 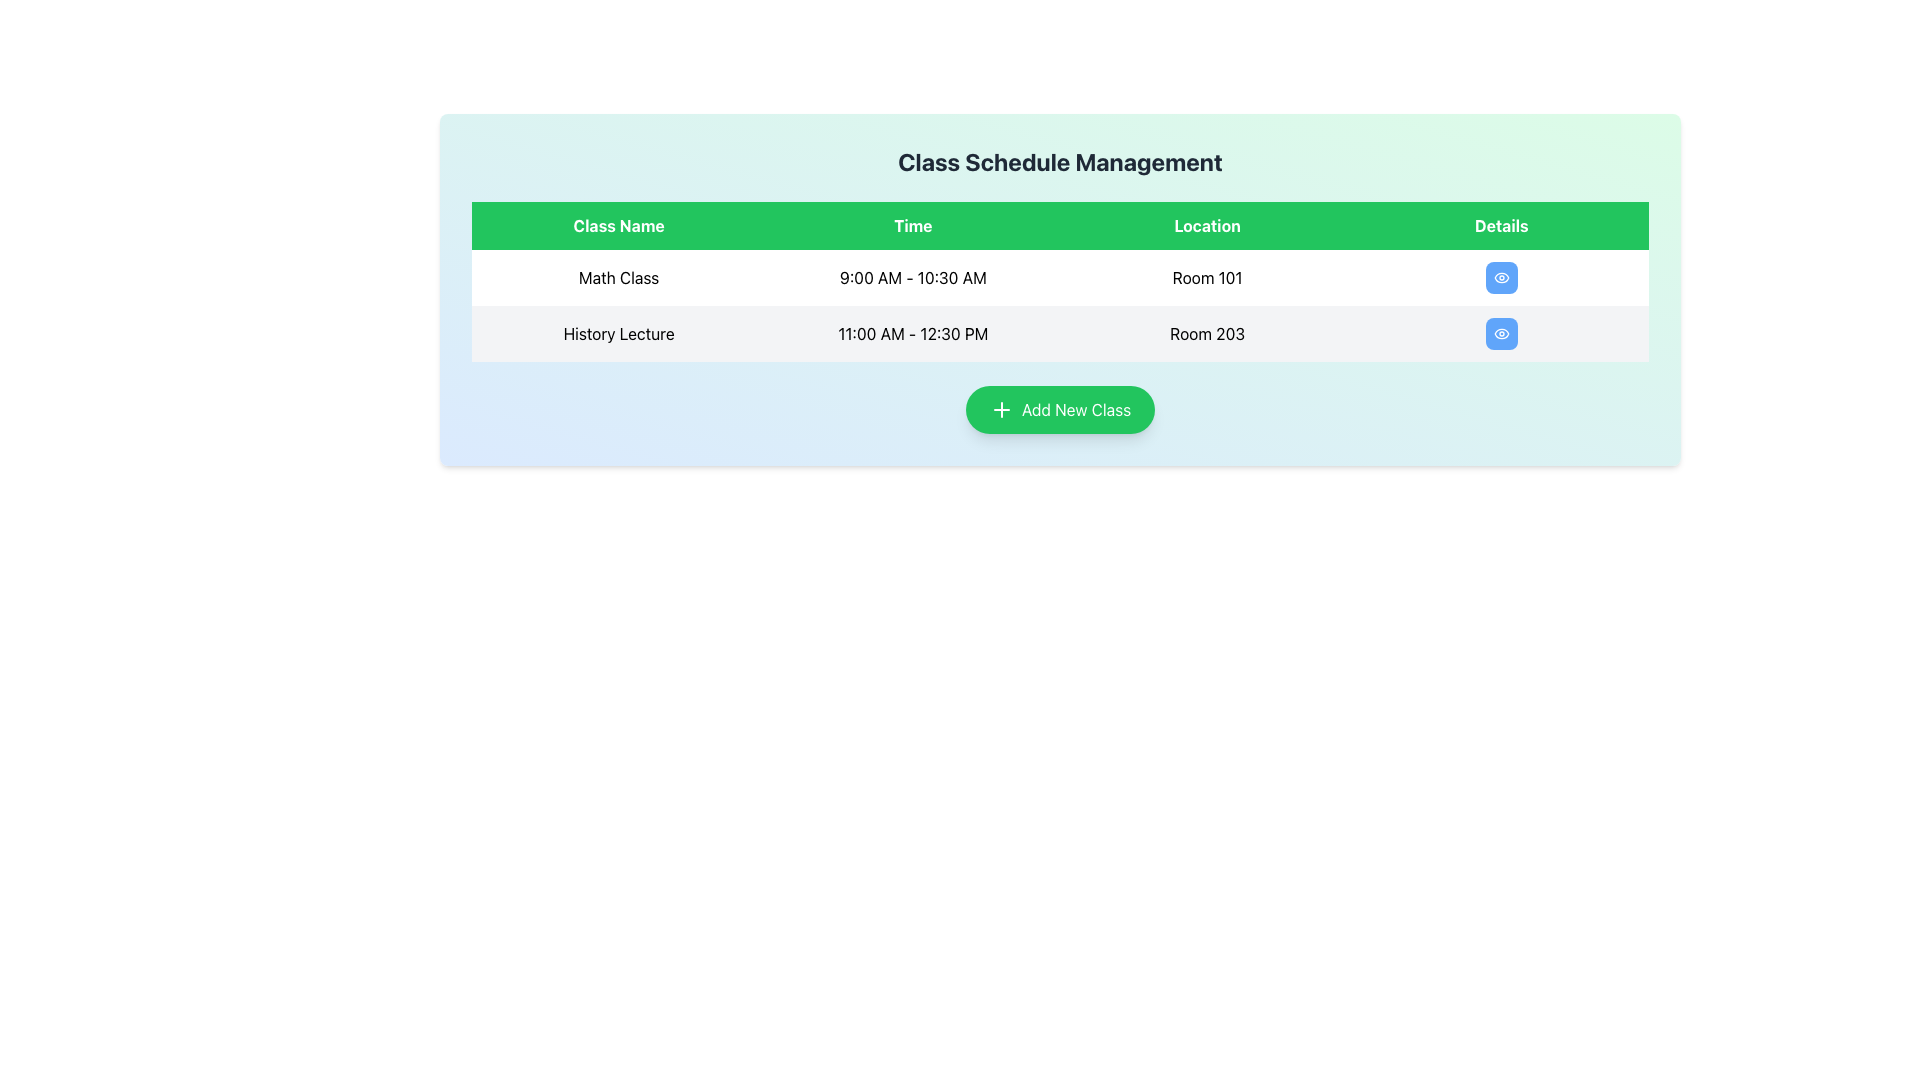 What do you see at coordinates (1501, 277) in the screenshot?
I see `the button in the 'Details' column of the first row under 'Class Schedule Management'` at bounding box center [1501, 277].